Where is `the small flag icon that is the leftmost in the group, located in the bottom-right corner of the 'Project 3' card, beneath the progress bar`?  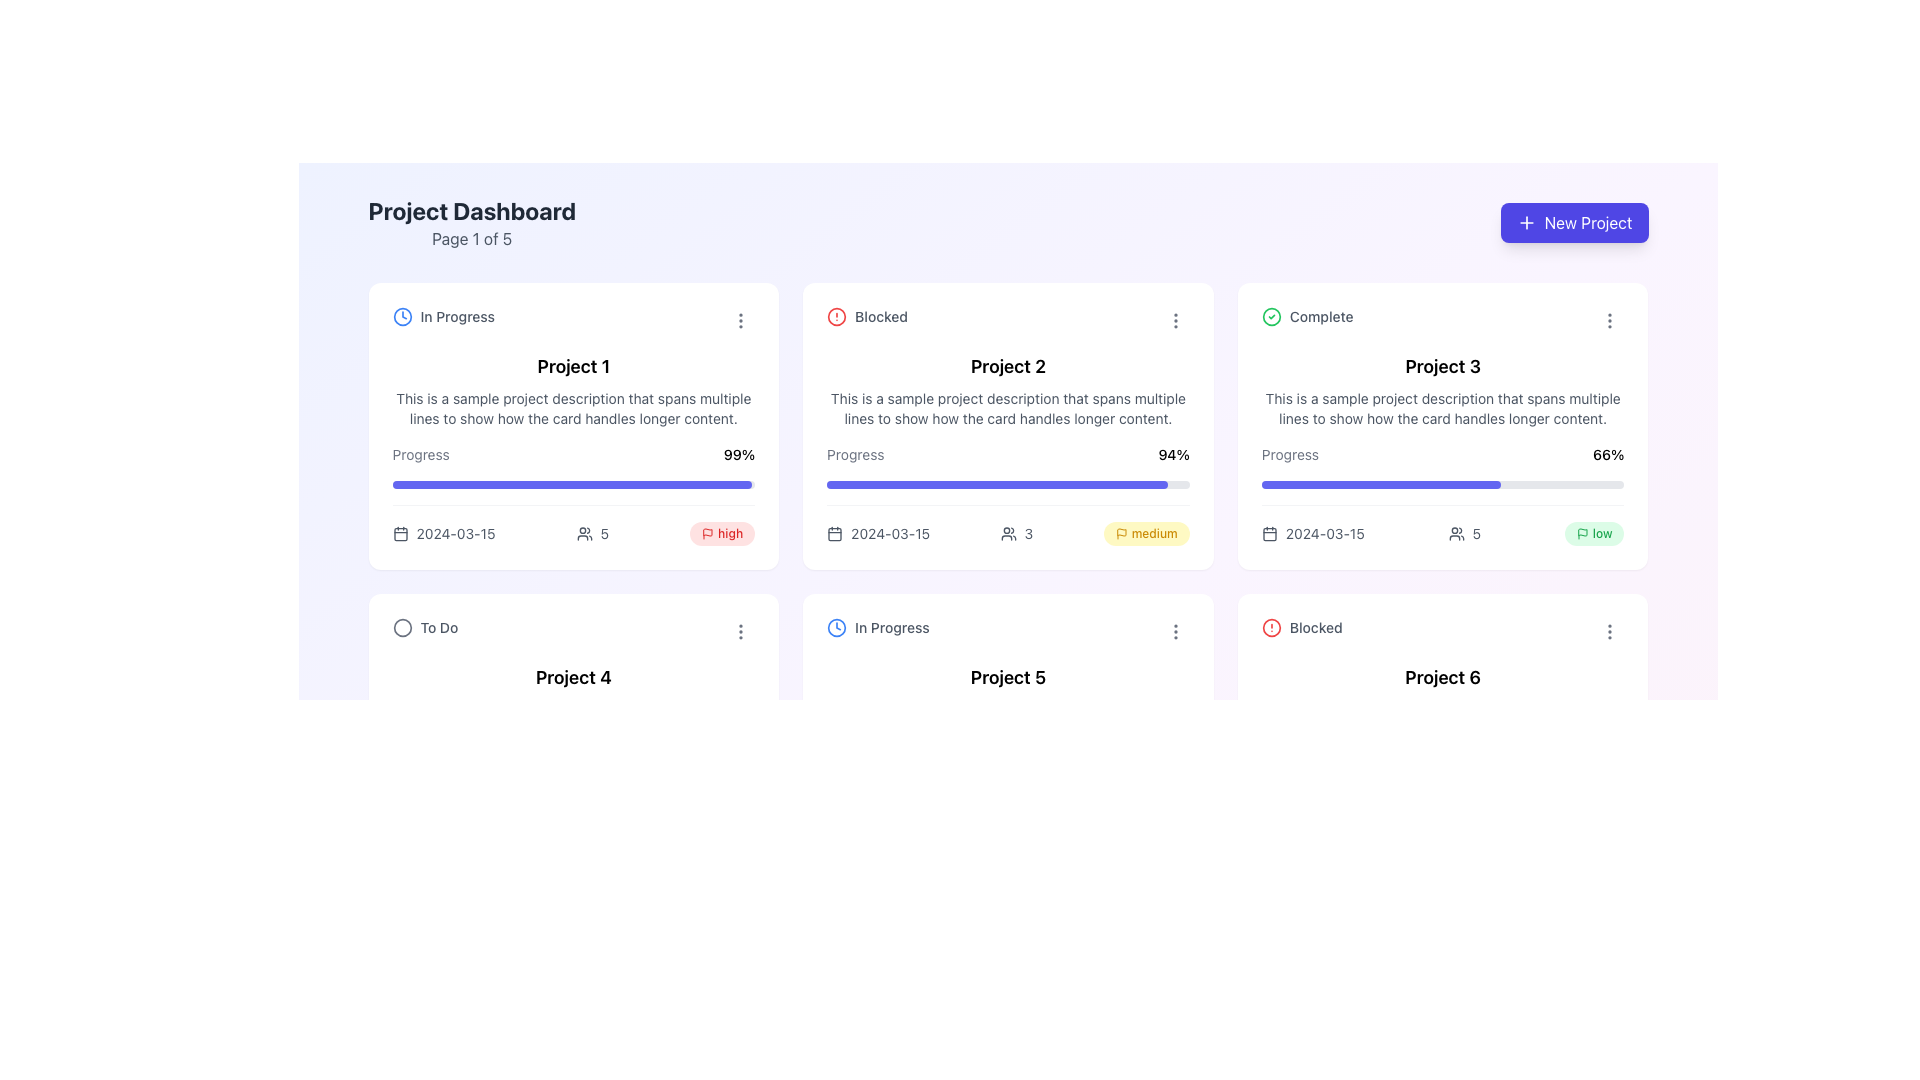 the small flag icon that is the leftmost in the group, located in the bottom-right corner of the 'Project 3' card, beneath the progress bar is located at coordinates (1581, 532).